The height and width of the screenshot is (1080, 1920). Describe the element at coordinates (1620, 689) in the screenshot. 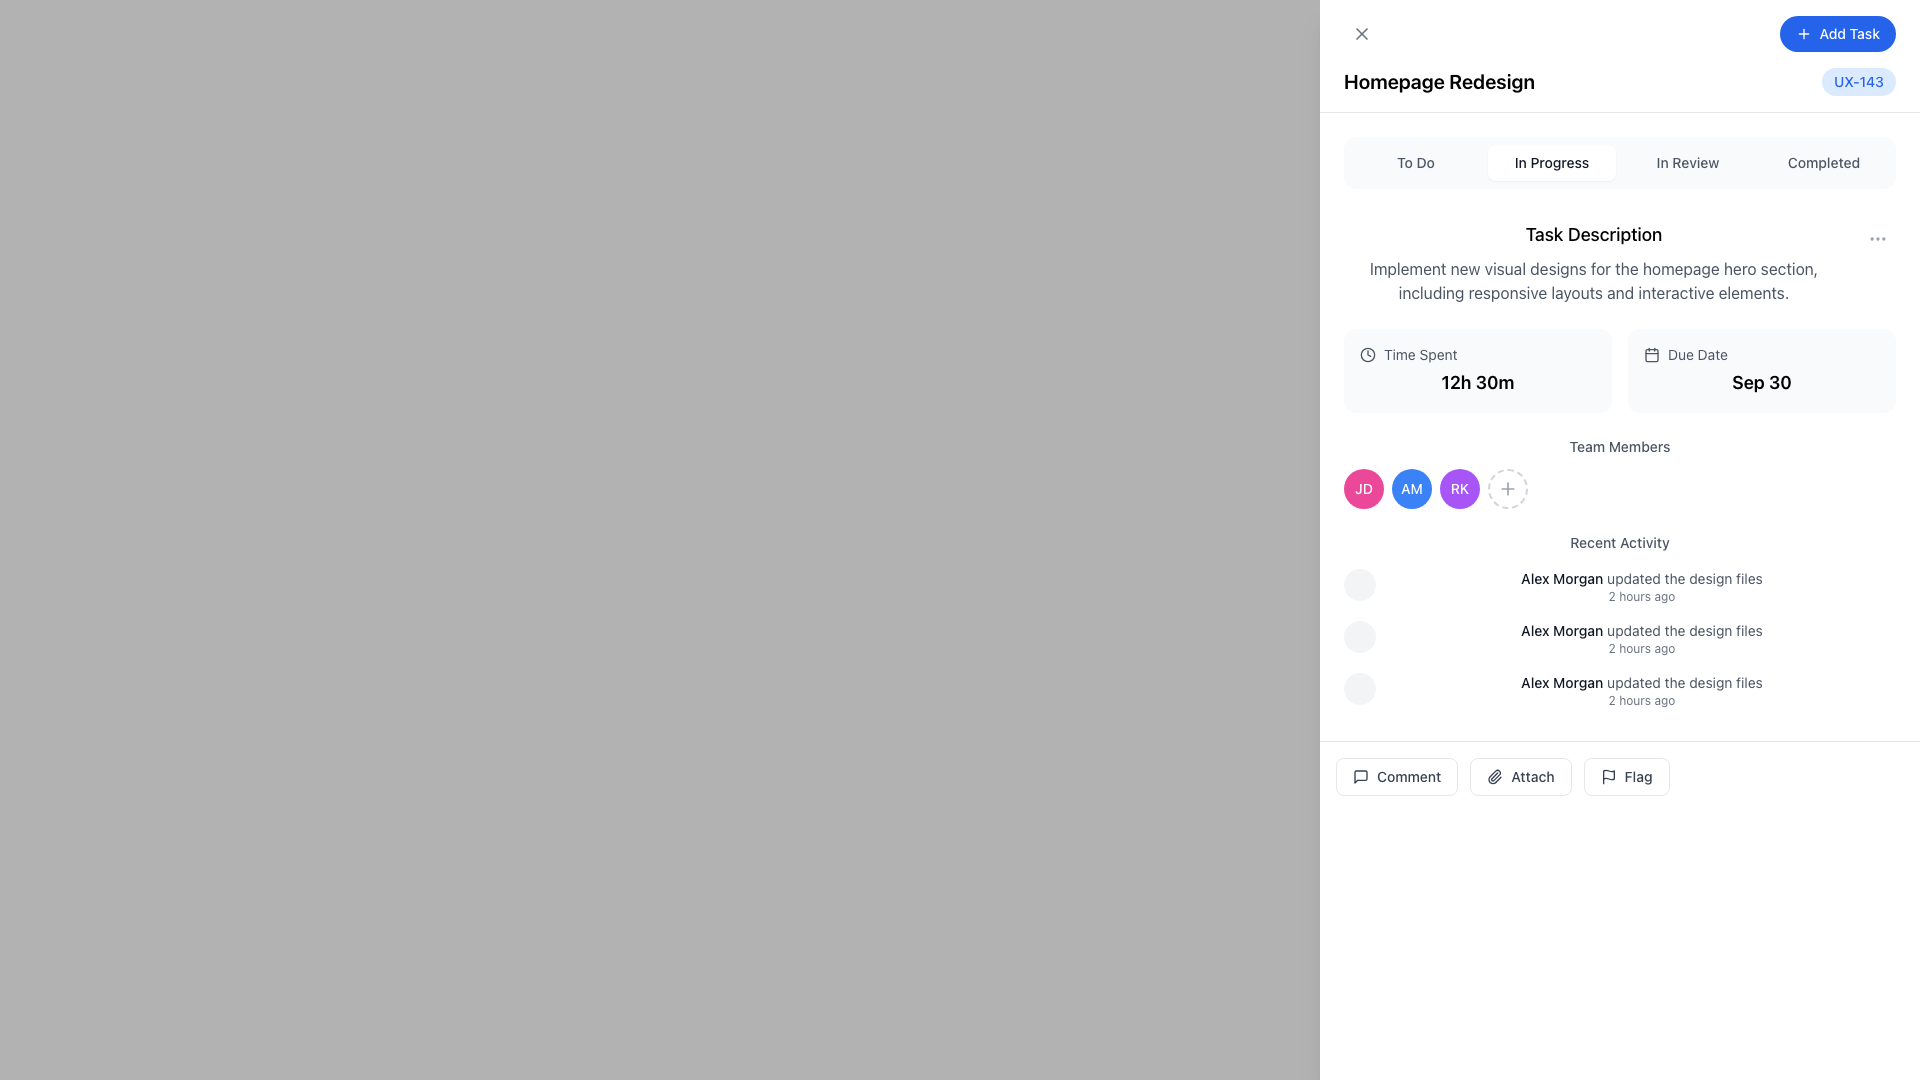

I see `the user name displayed in the last entry of the Recent Activity log, which is horizontally aligned with the circular profile placeholder` at that location.